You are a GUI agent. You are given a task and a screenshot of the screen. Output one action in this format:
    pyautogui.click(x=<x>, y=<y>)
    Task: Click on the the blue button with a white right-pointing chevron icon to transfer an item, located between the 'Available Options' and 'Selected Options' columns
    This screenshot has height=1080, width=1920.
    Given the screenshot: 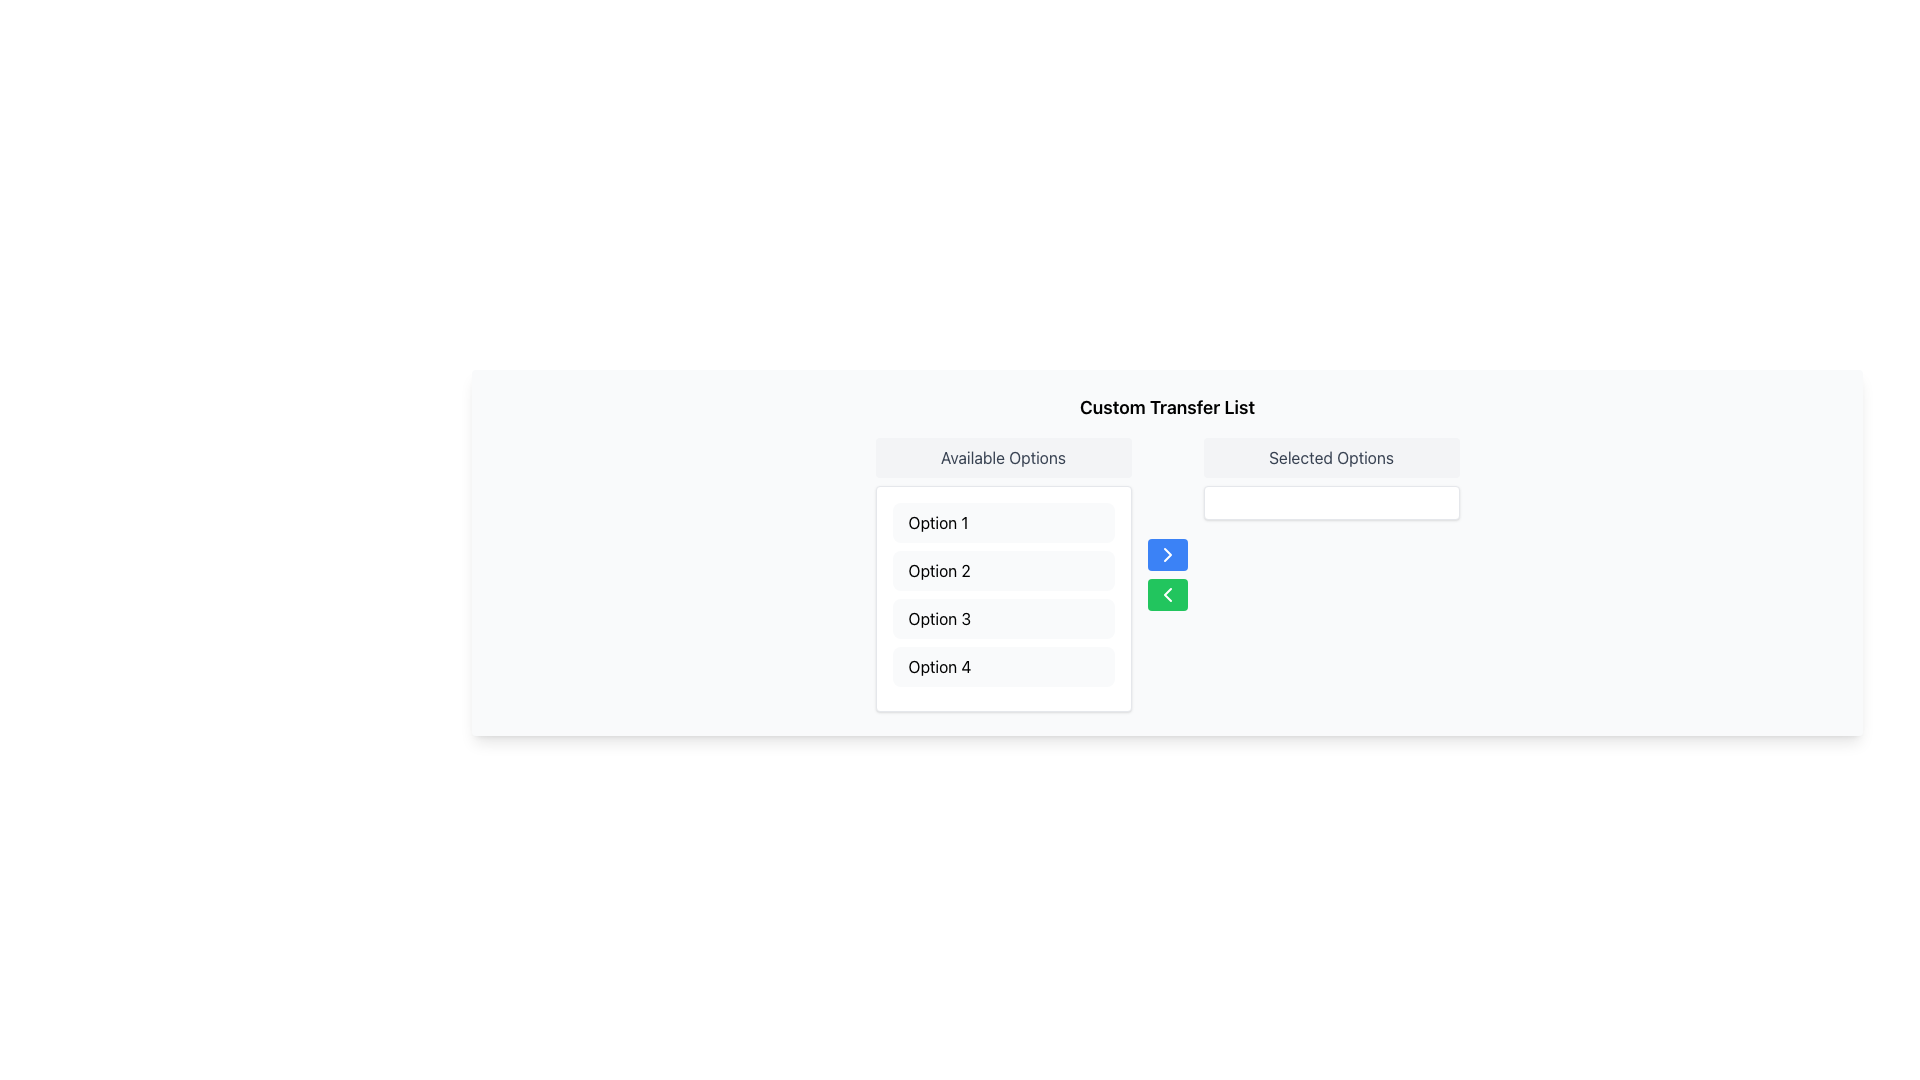 What is the action you would take?
    pyautogui.click(x=1167, y=555)
    